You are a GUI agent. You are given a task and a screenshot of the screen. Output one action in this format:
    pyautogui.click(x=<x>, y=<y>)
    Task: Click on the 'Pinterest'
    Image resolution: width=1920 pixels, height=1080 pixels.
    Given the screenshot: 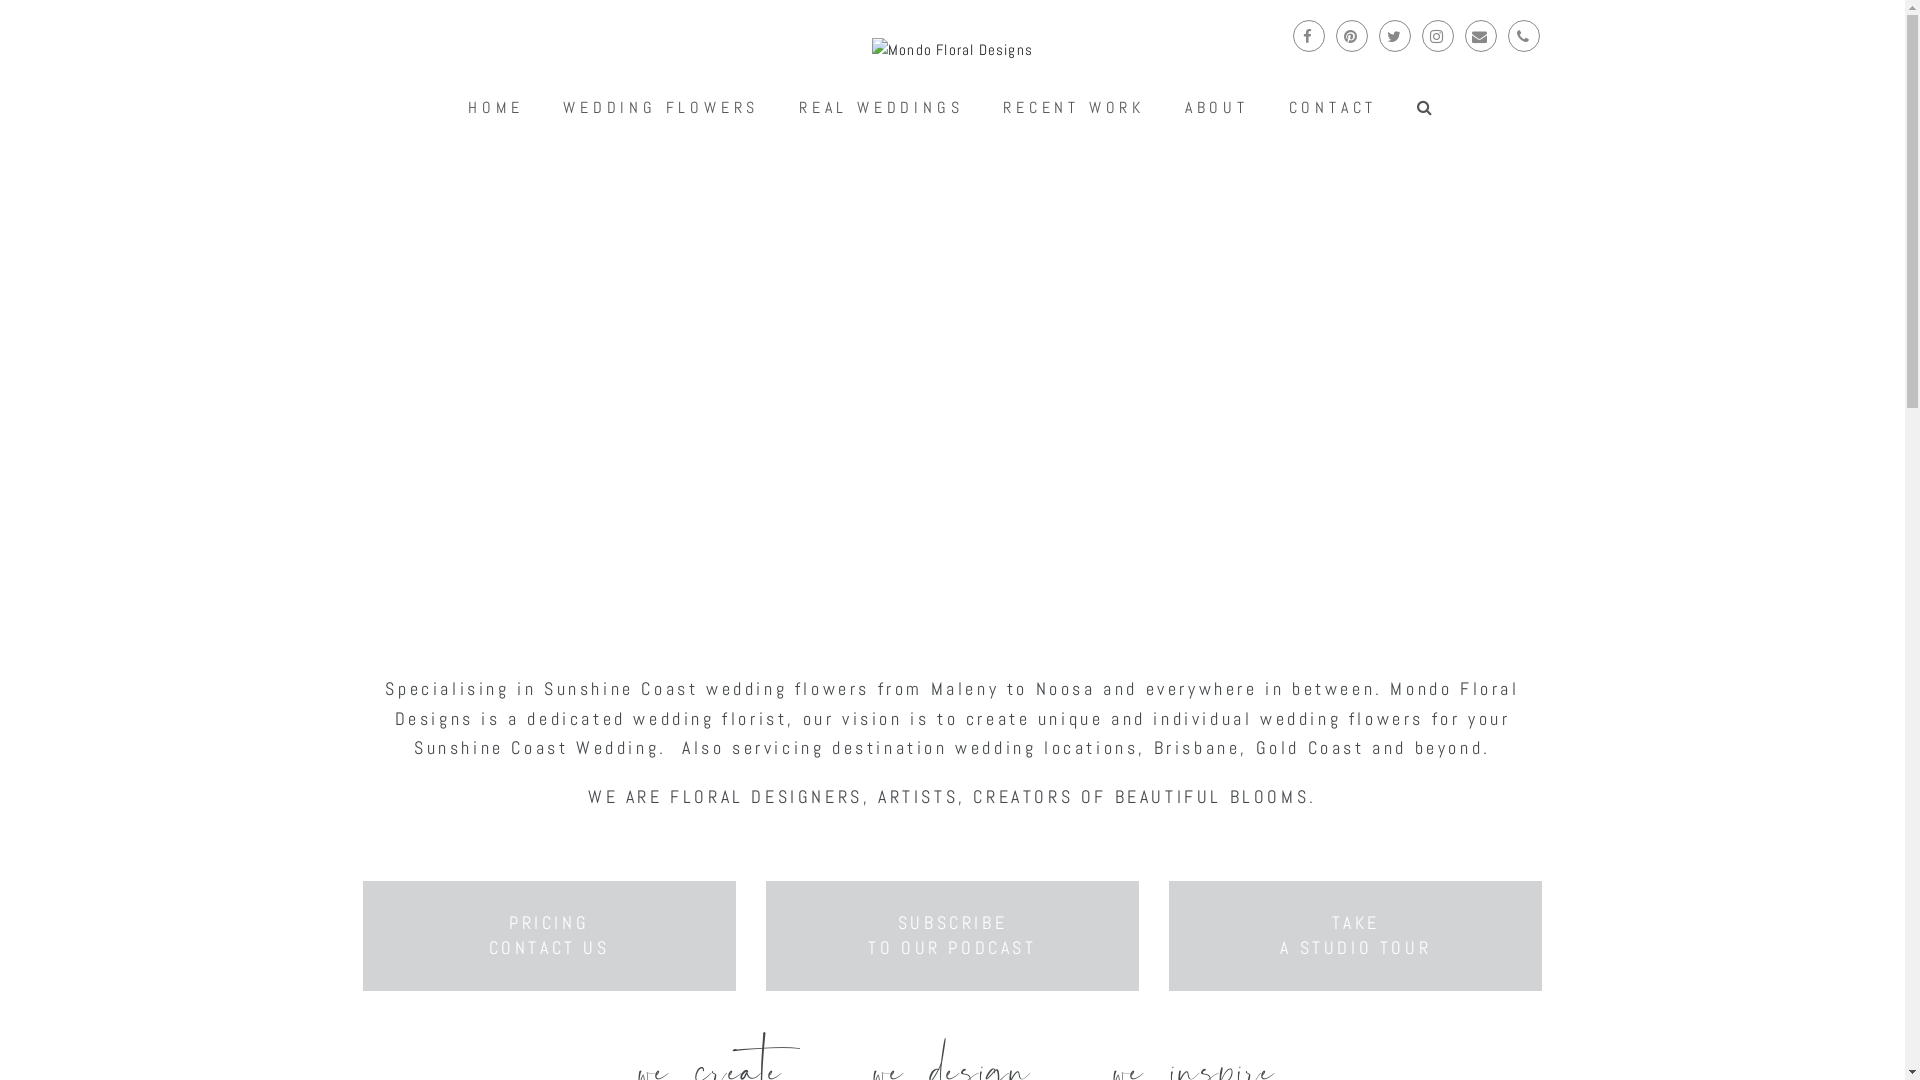 What is the action you would take?
    pyautogui.click(x=1335, y=35)
    